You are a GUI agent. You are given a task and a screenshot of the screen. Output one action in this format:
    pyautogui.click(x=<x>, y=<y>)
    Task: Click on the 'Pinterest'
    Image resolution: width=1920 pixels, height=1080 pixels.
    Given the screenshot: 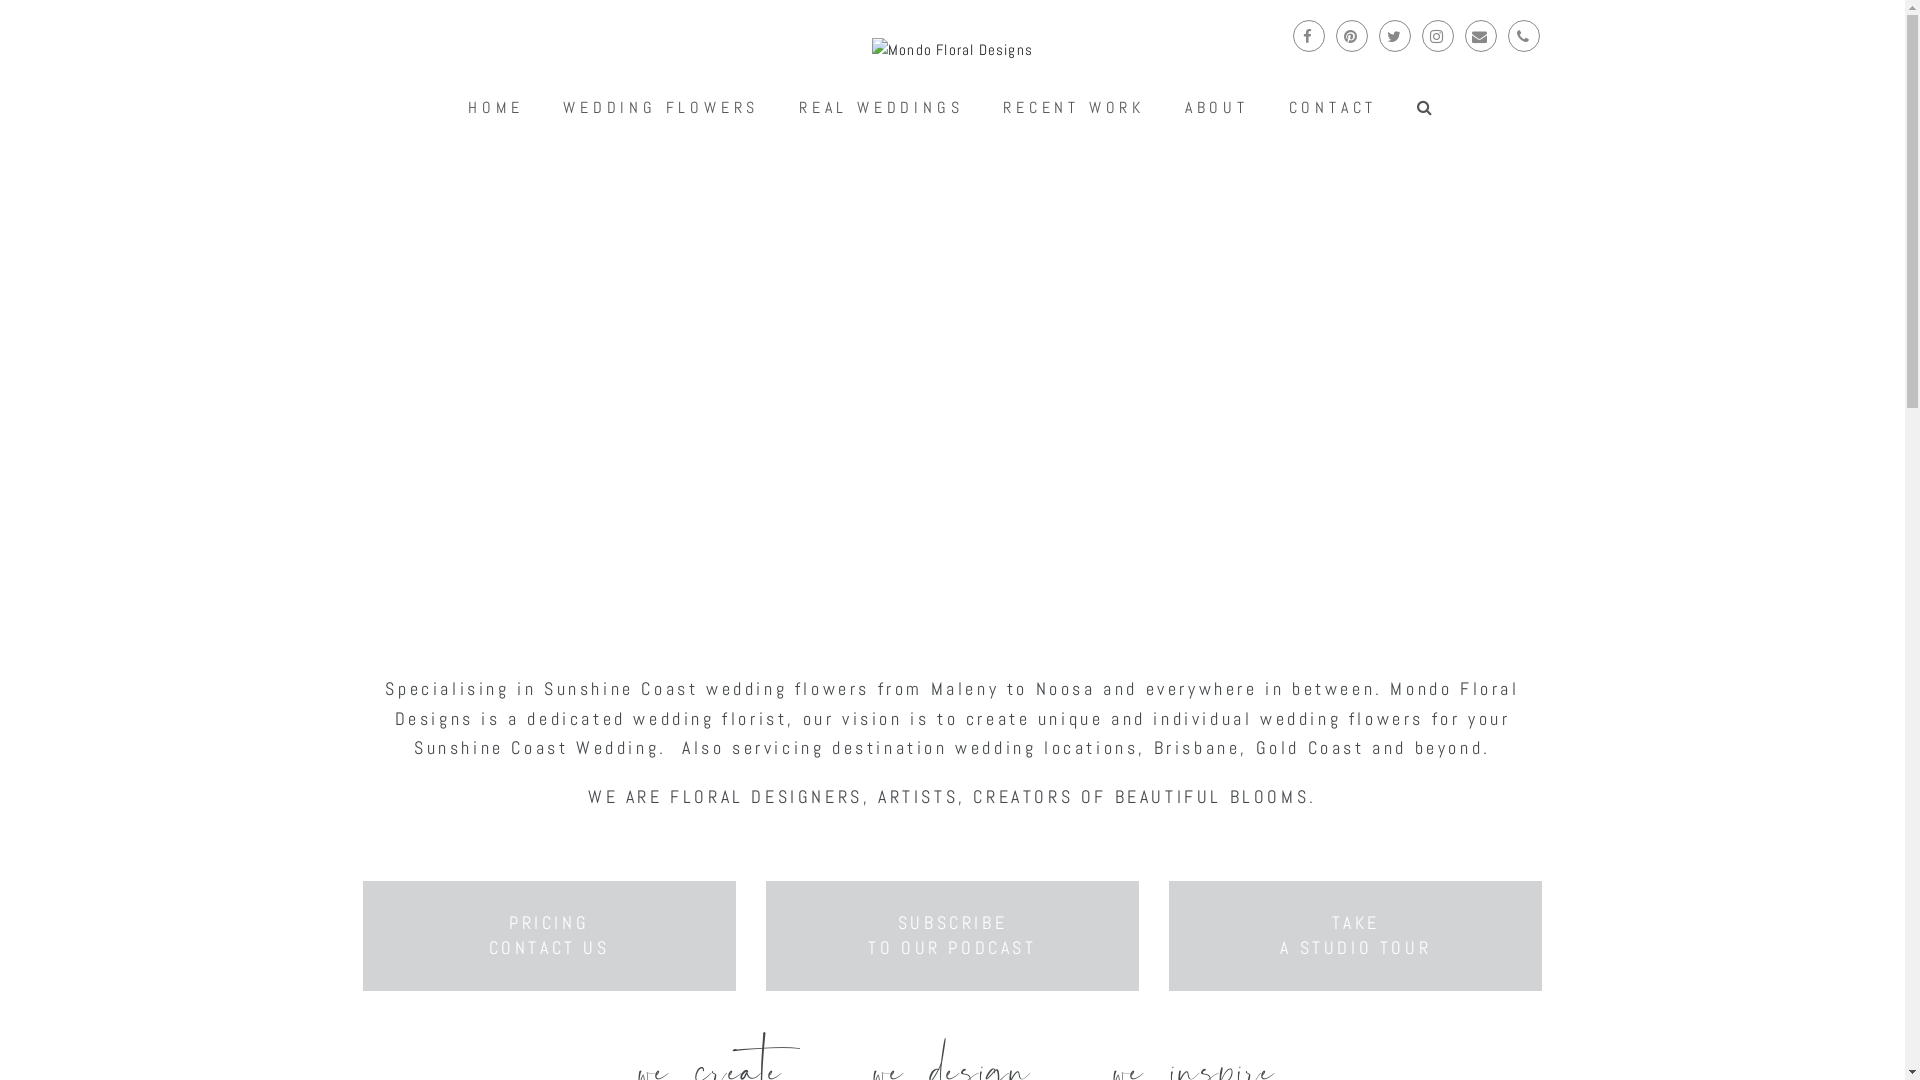 What is the action you would take?
    pyautogui.click(x=1335, y=35)
    